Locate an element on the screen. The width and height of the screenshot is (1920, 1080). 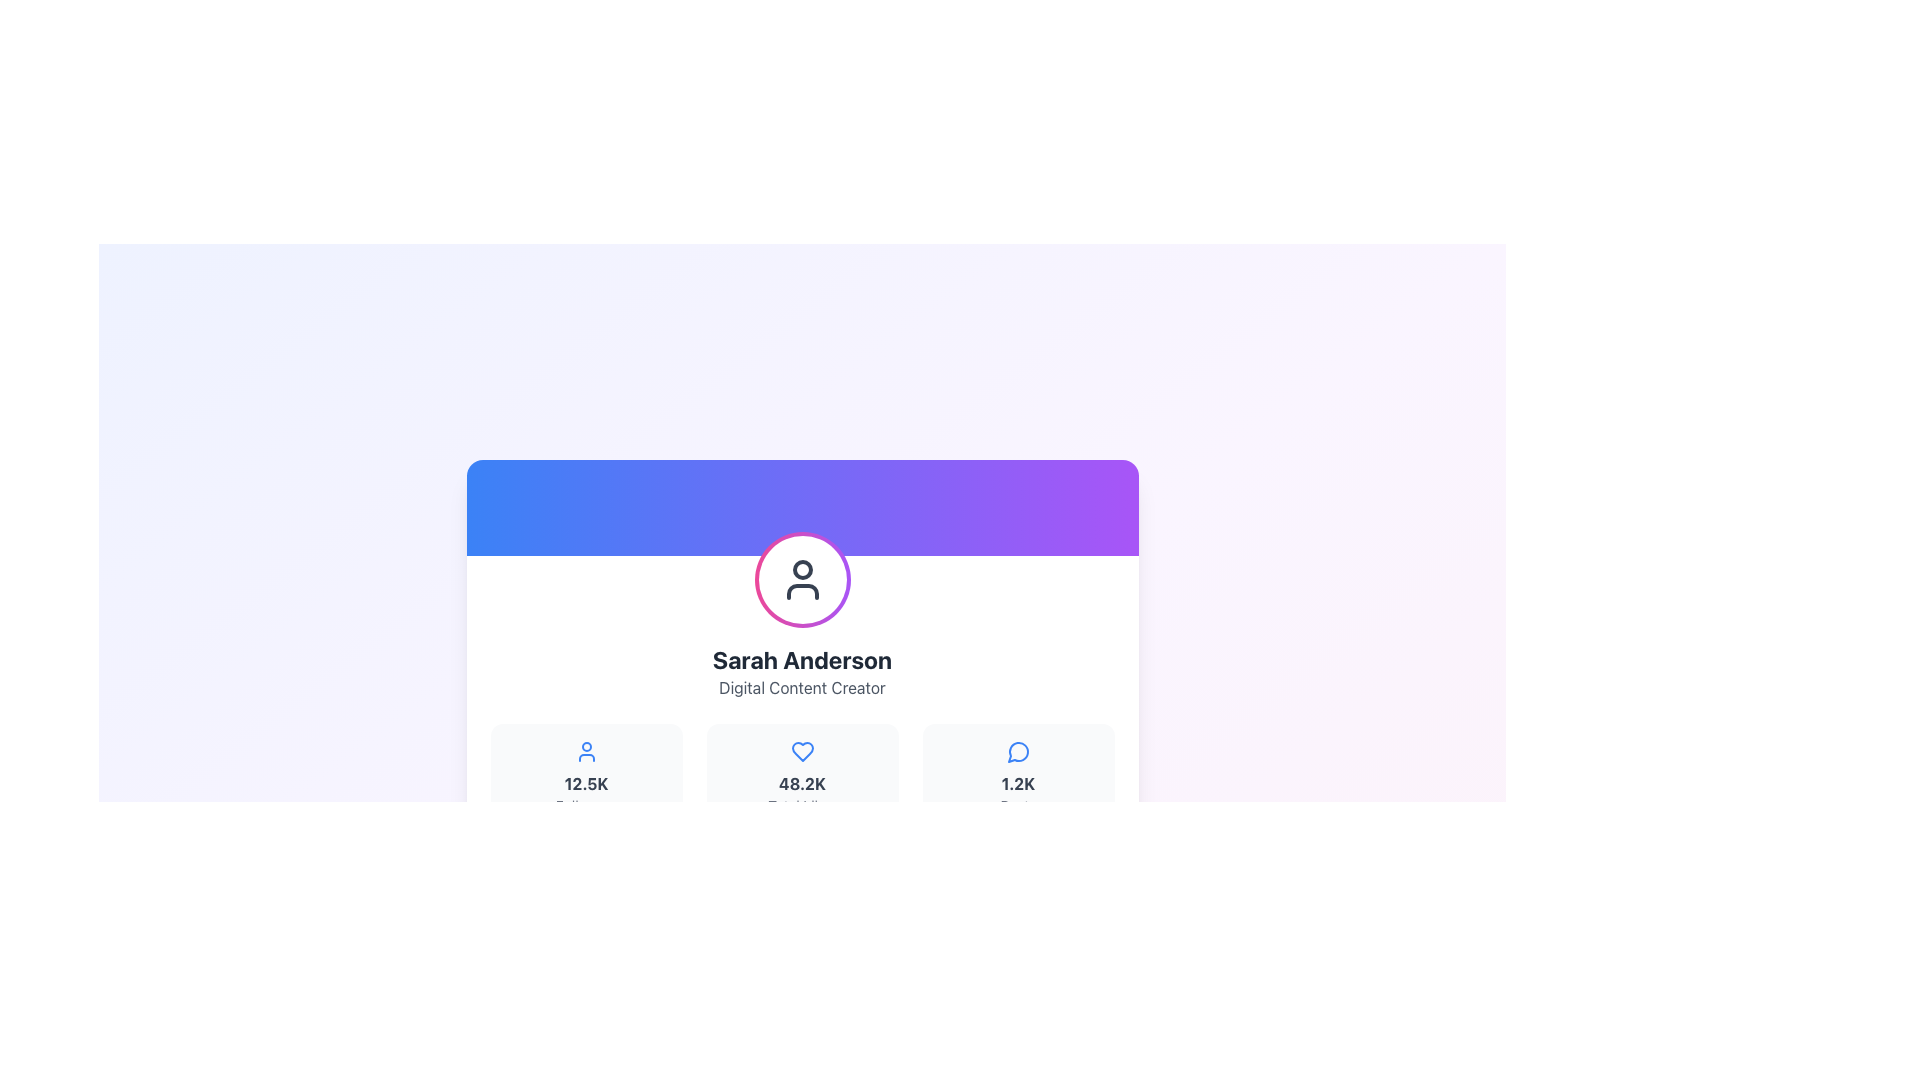
the engagement count icon located in the middle of three similar blocks, positioned above the text '48.2K Posts' is located at coordinates (802, 752).